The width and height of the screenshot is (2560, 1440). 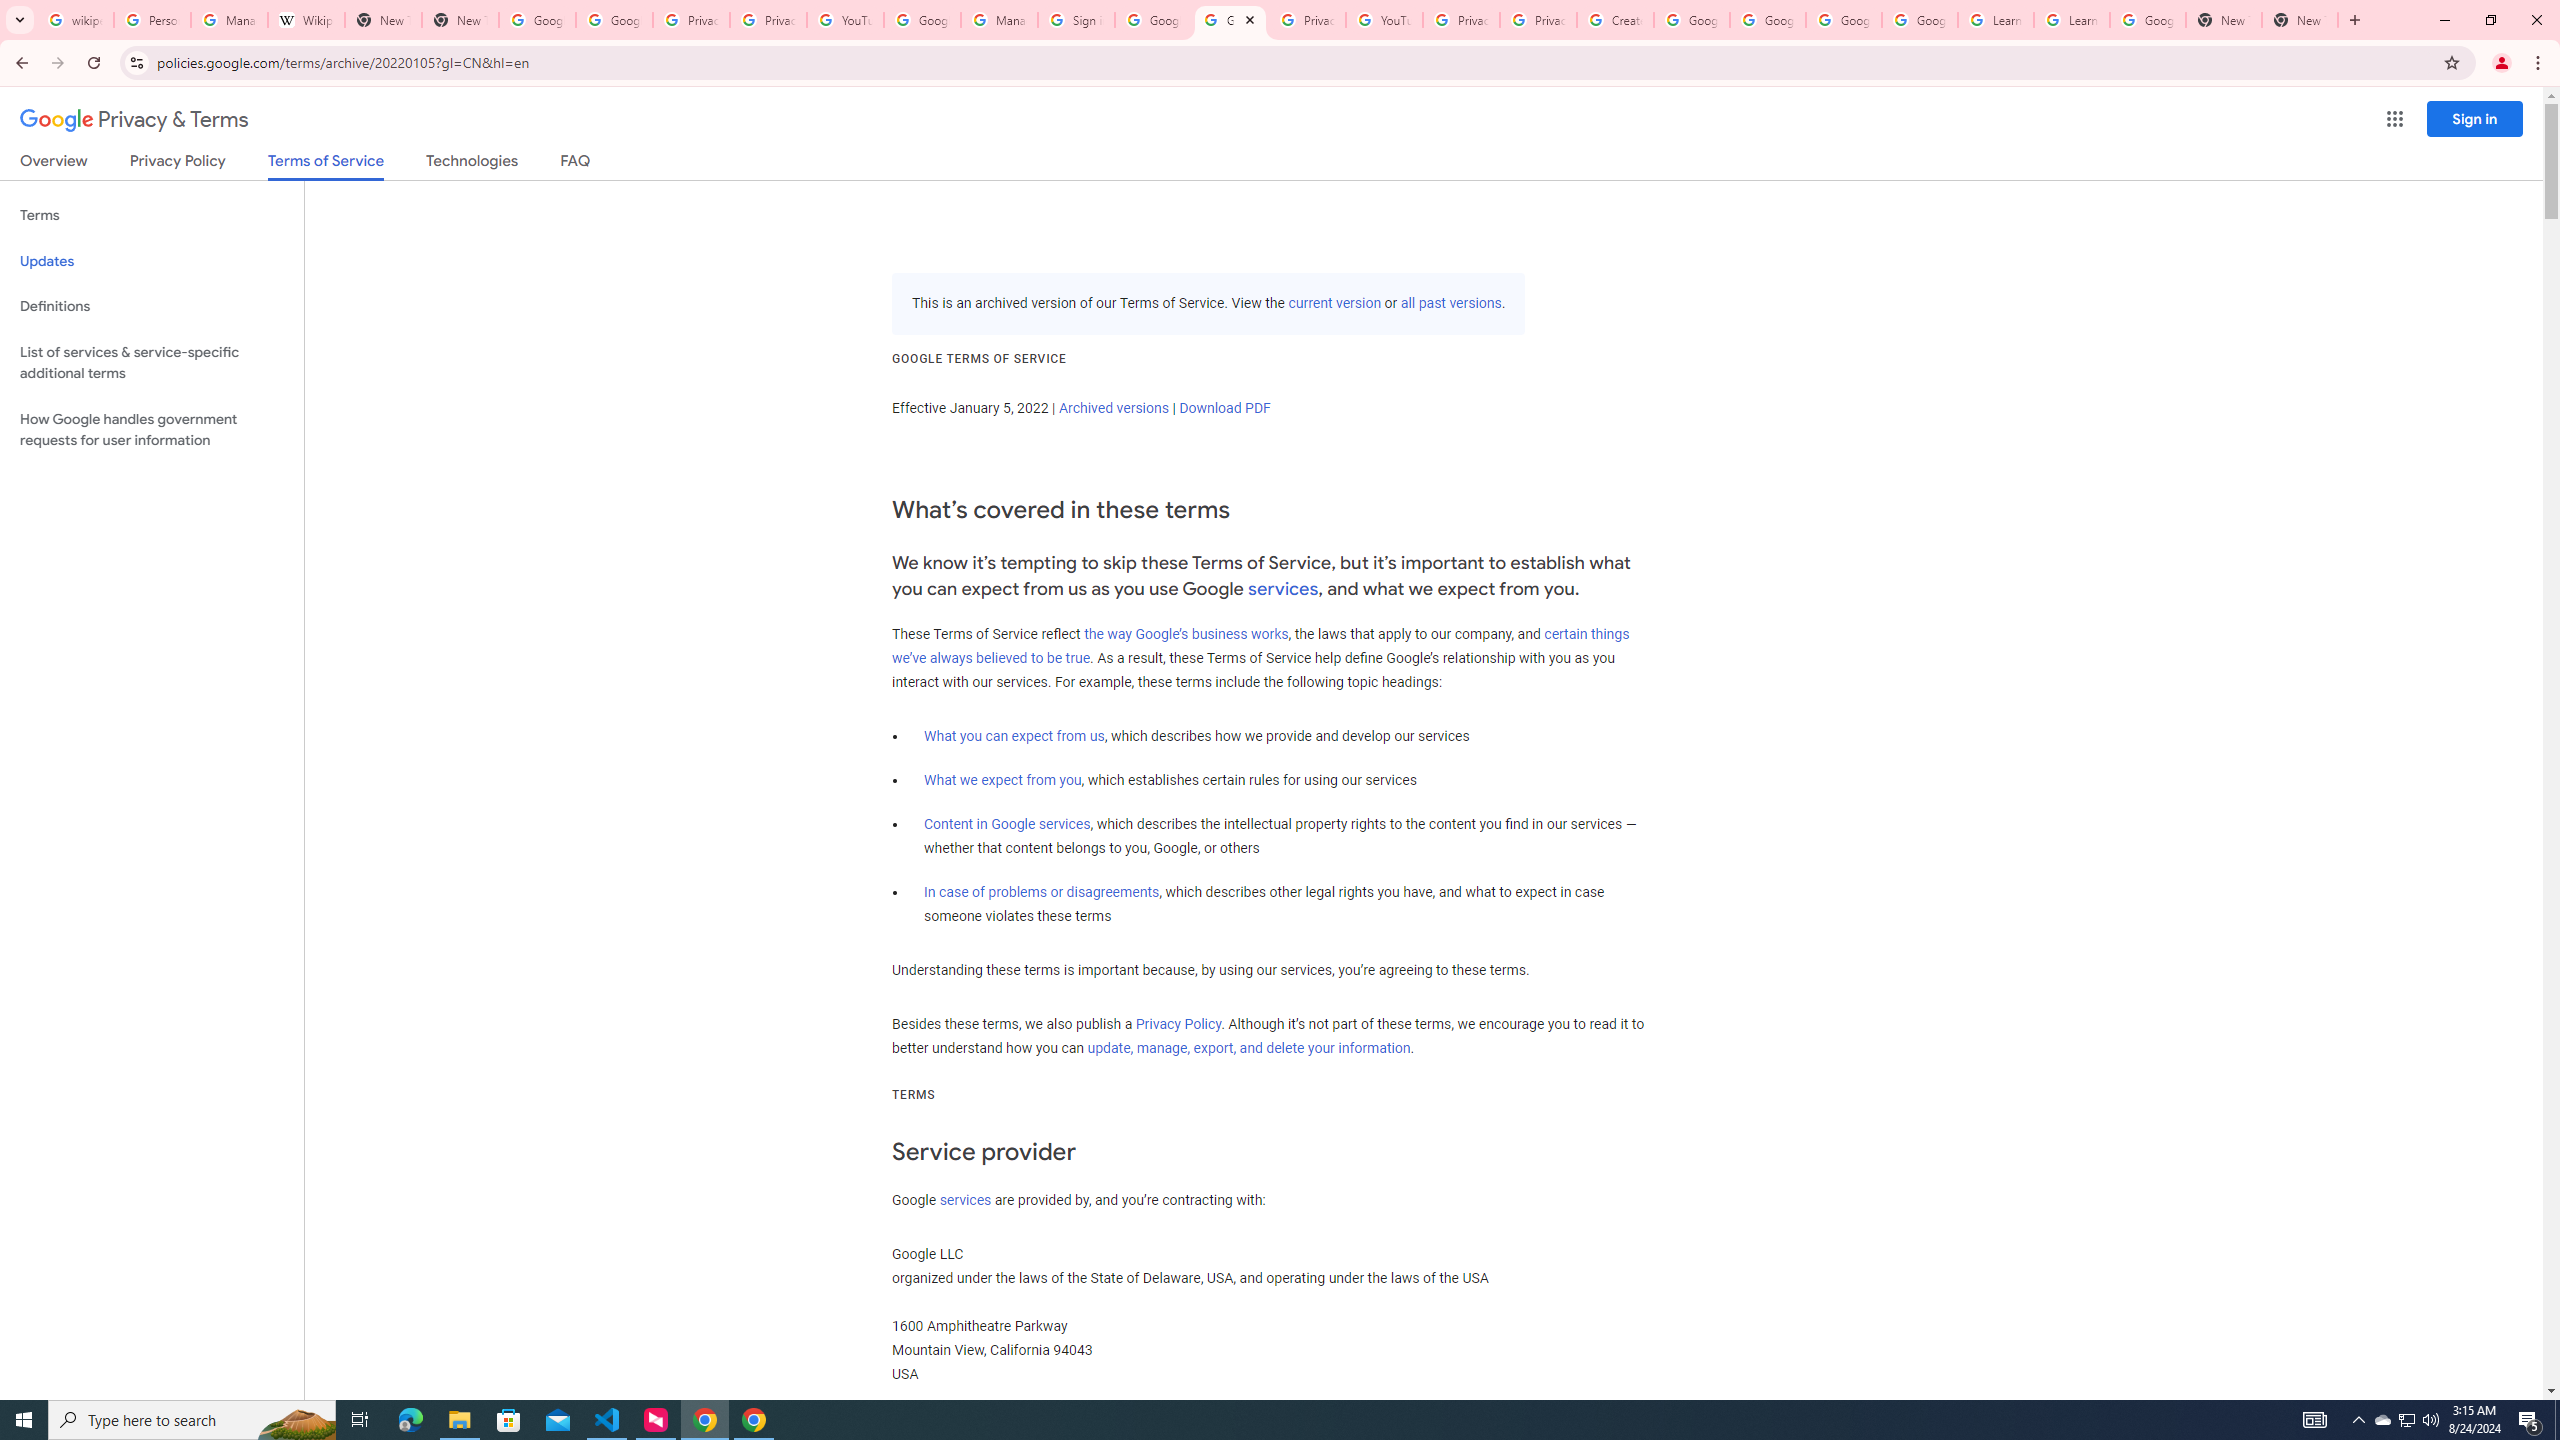 What do you see at coordinates (2299, 19) in the screenshot?
I see `'New Tab'` at bounding box center [2299, 19].